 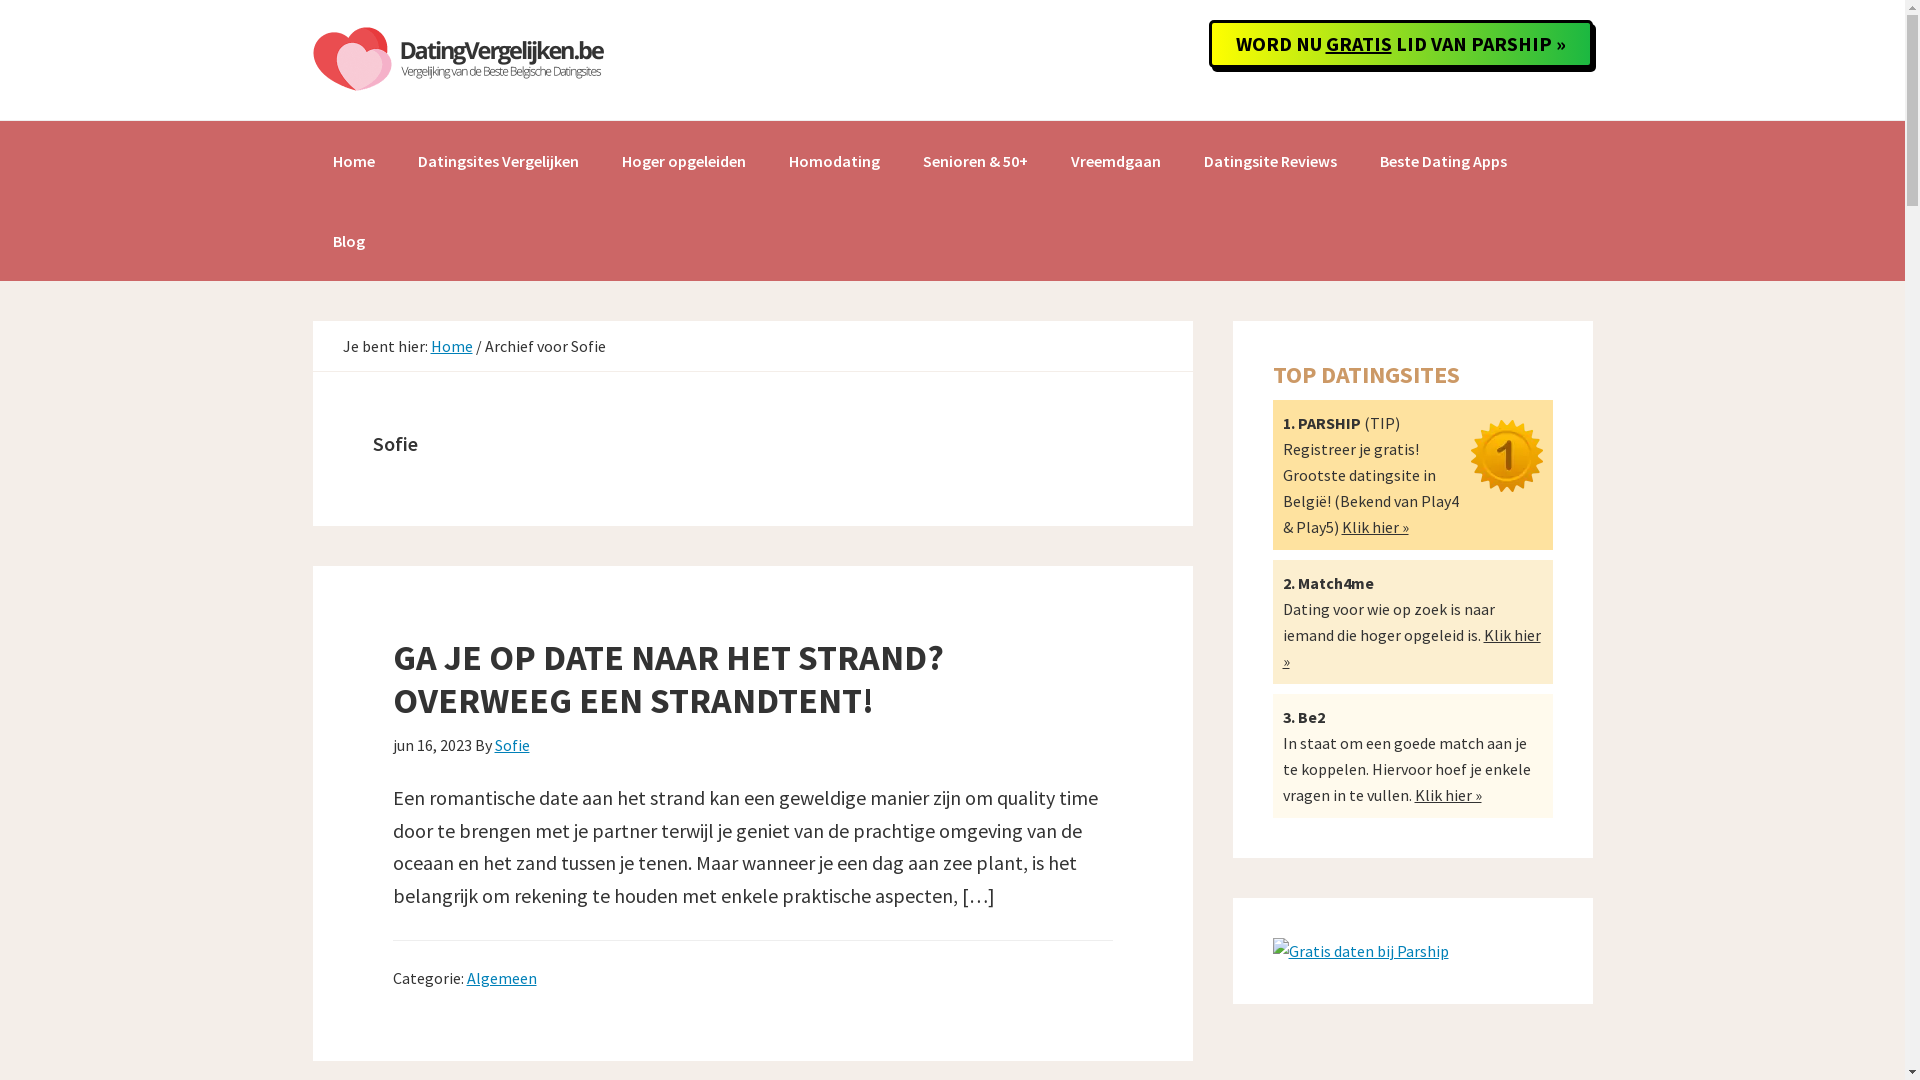 What do you see at coordinates (667, 677) in the screenshot?
I see `'GA JE OP DATE NAAR HET STRAND? OVERWEEG EEN STRANDTENT!'` at bounding box center [667, 677].